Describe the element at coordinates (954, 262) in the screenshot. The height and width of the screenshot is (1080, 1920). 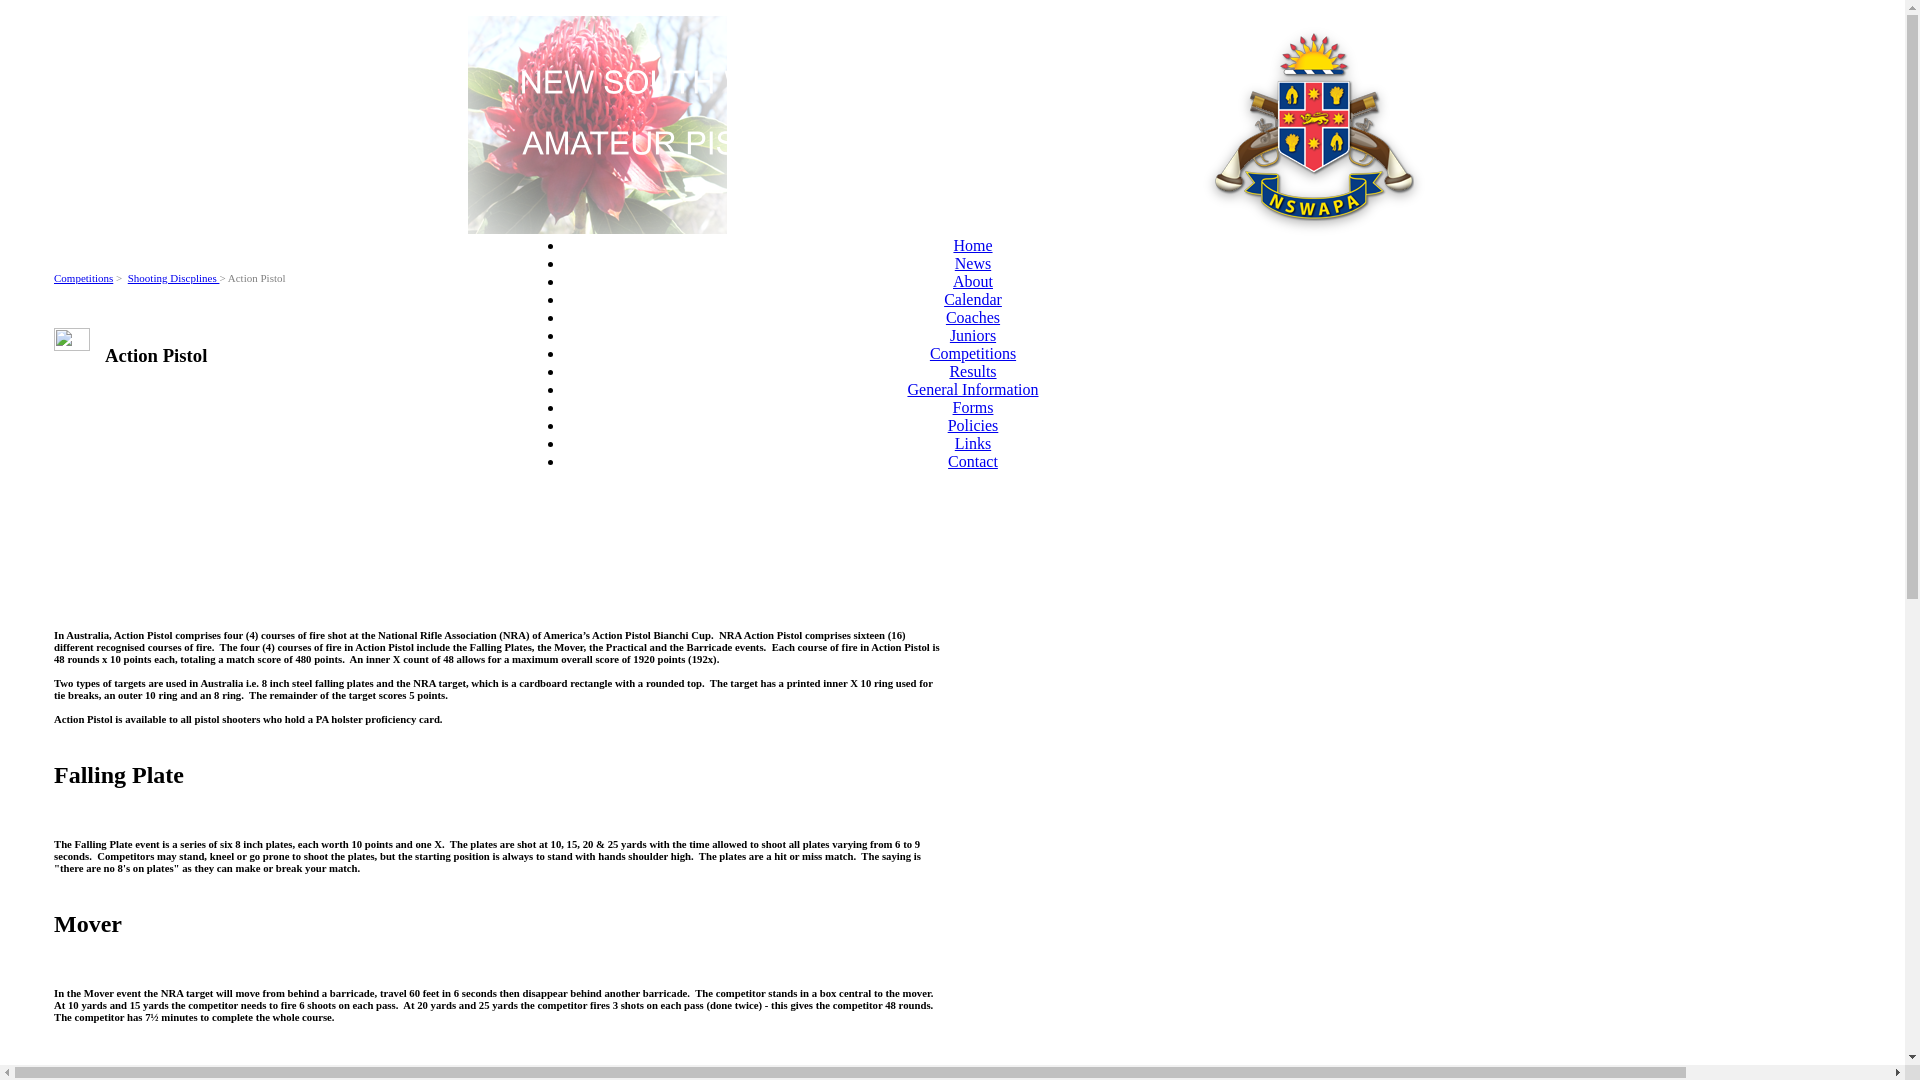
I see `'News'` at that location.